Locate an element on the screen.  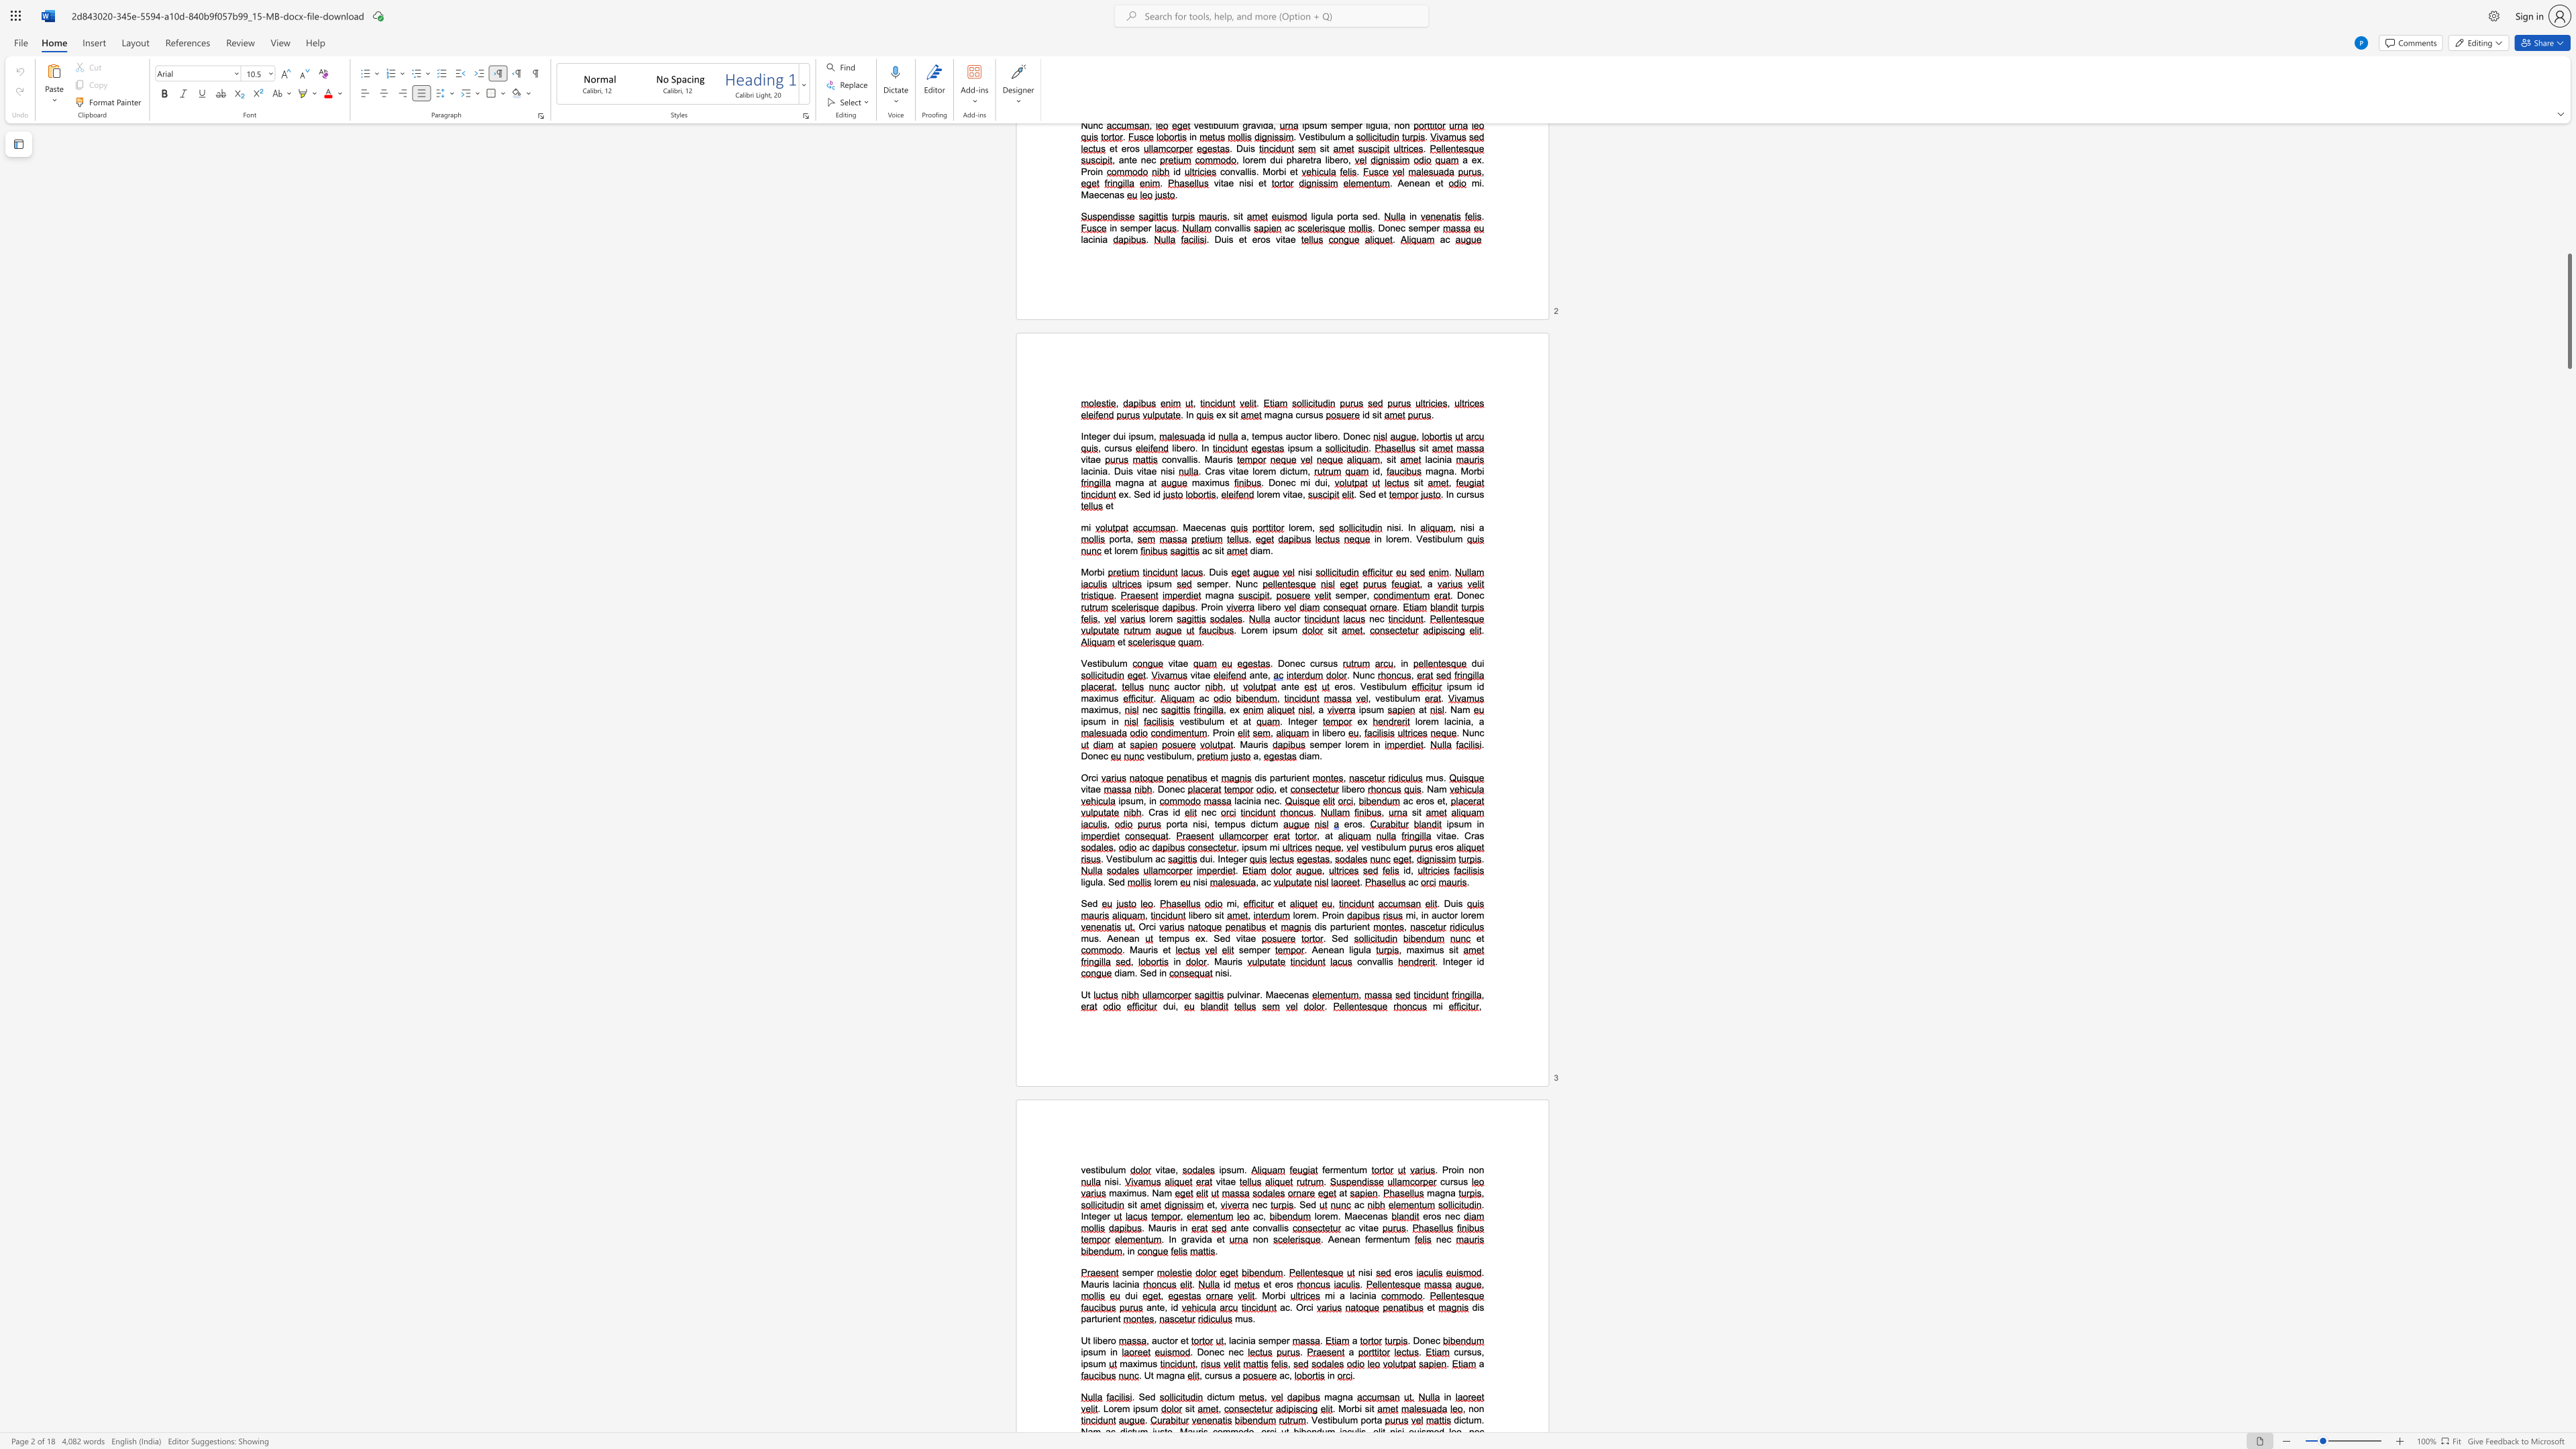
the space between the continuous character "i" and "n" in the text is located at coordinates (1479, 822).